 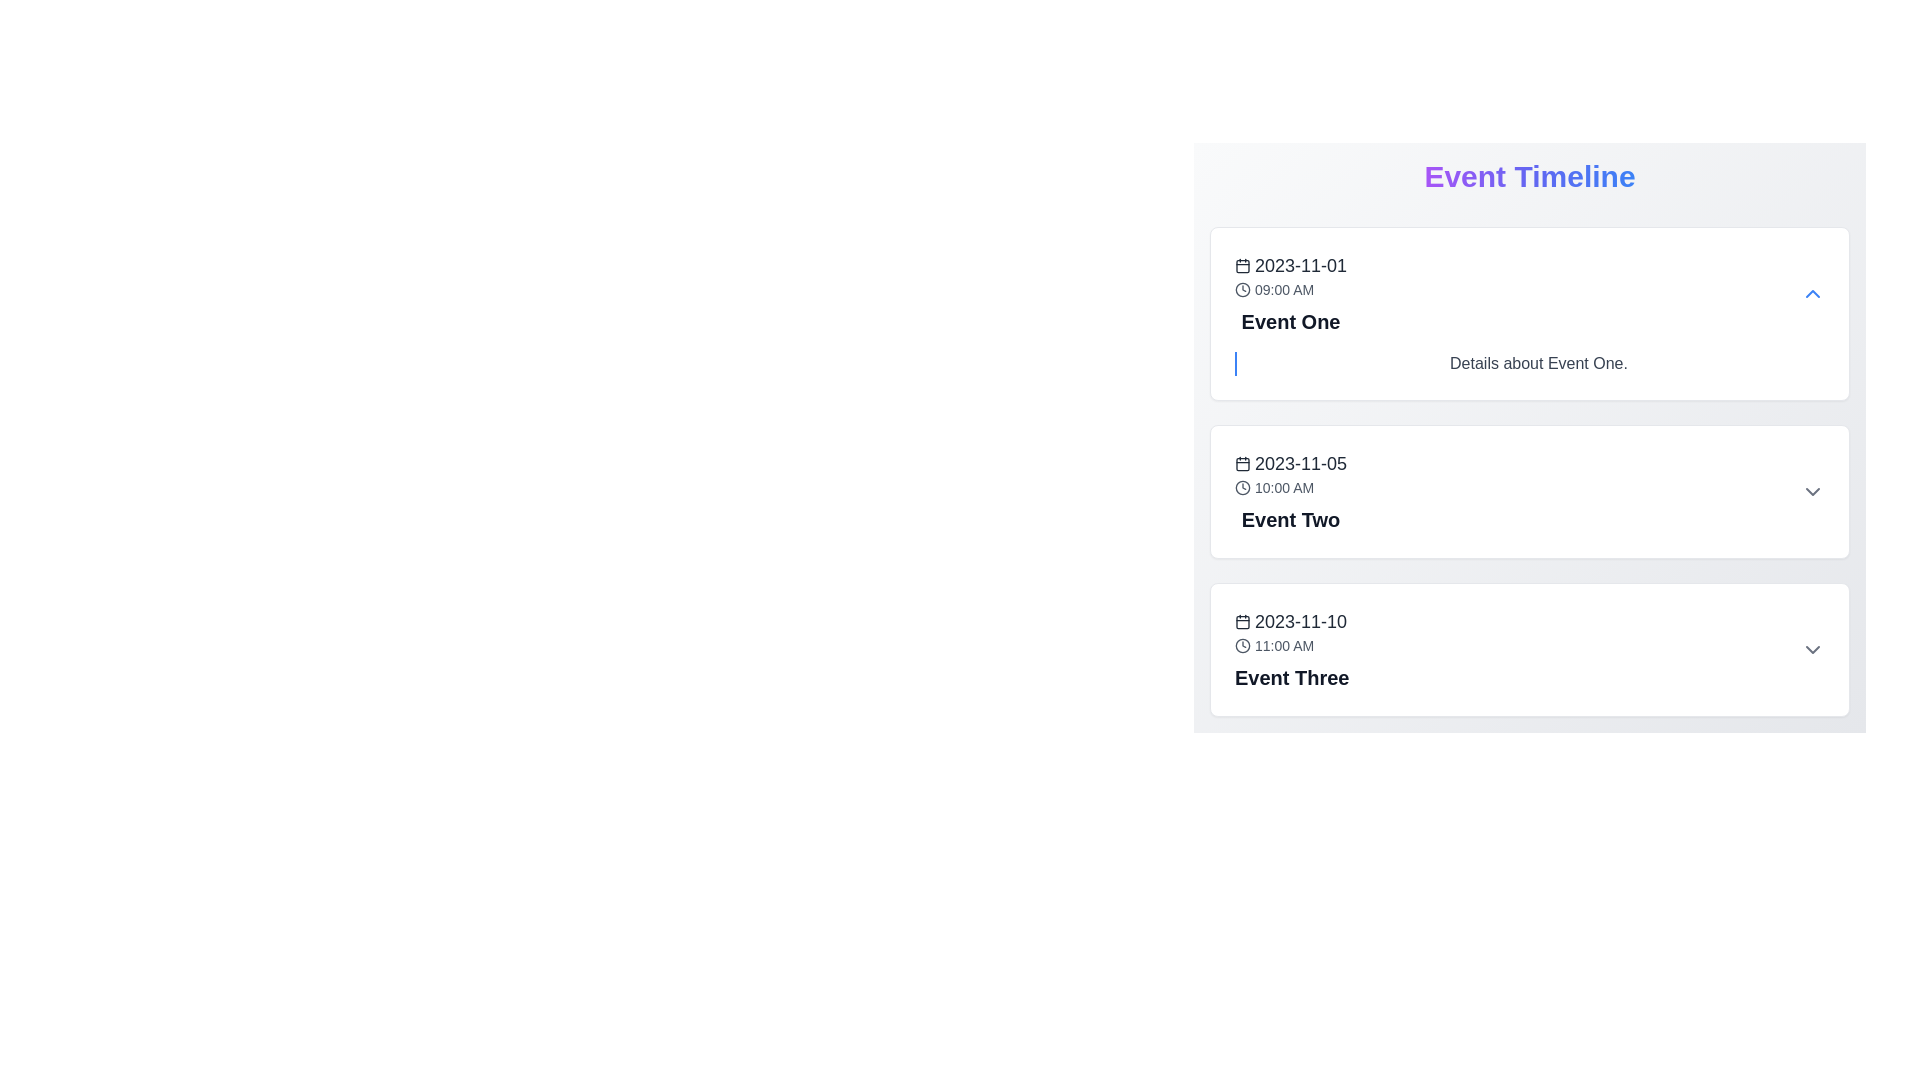 I want to click on the outermost circular component of the clock icon located in the top-left corner of the timeline card for Event One, so click(x=1242, y=289).